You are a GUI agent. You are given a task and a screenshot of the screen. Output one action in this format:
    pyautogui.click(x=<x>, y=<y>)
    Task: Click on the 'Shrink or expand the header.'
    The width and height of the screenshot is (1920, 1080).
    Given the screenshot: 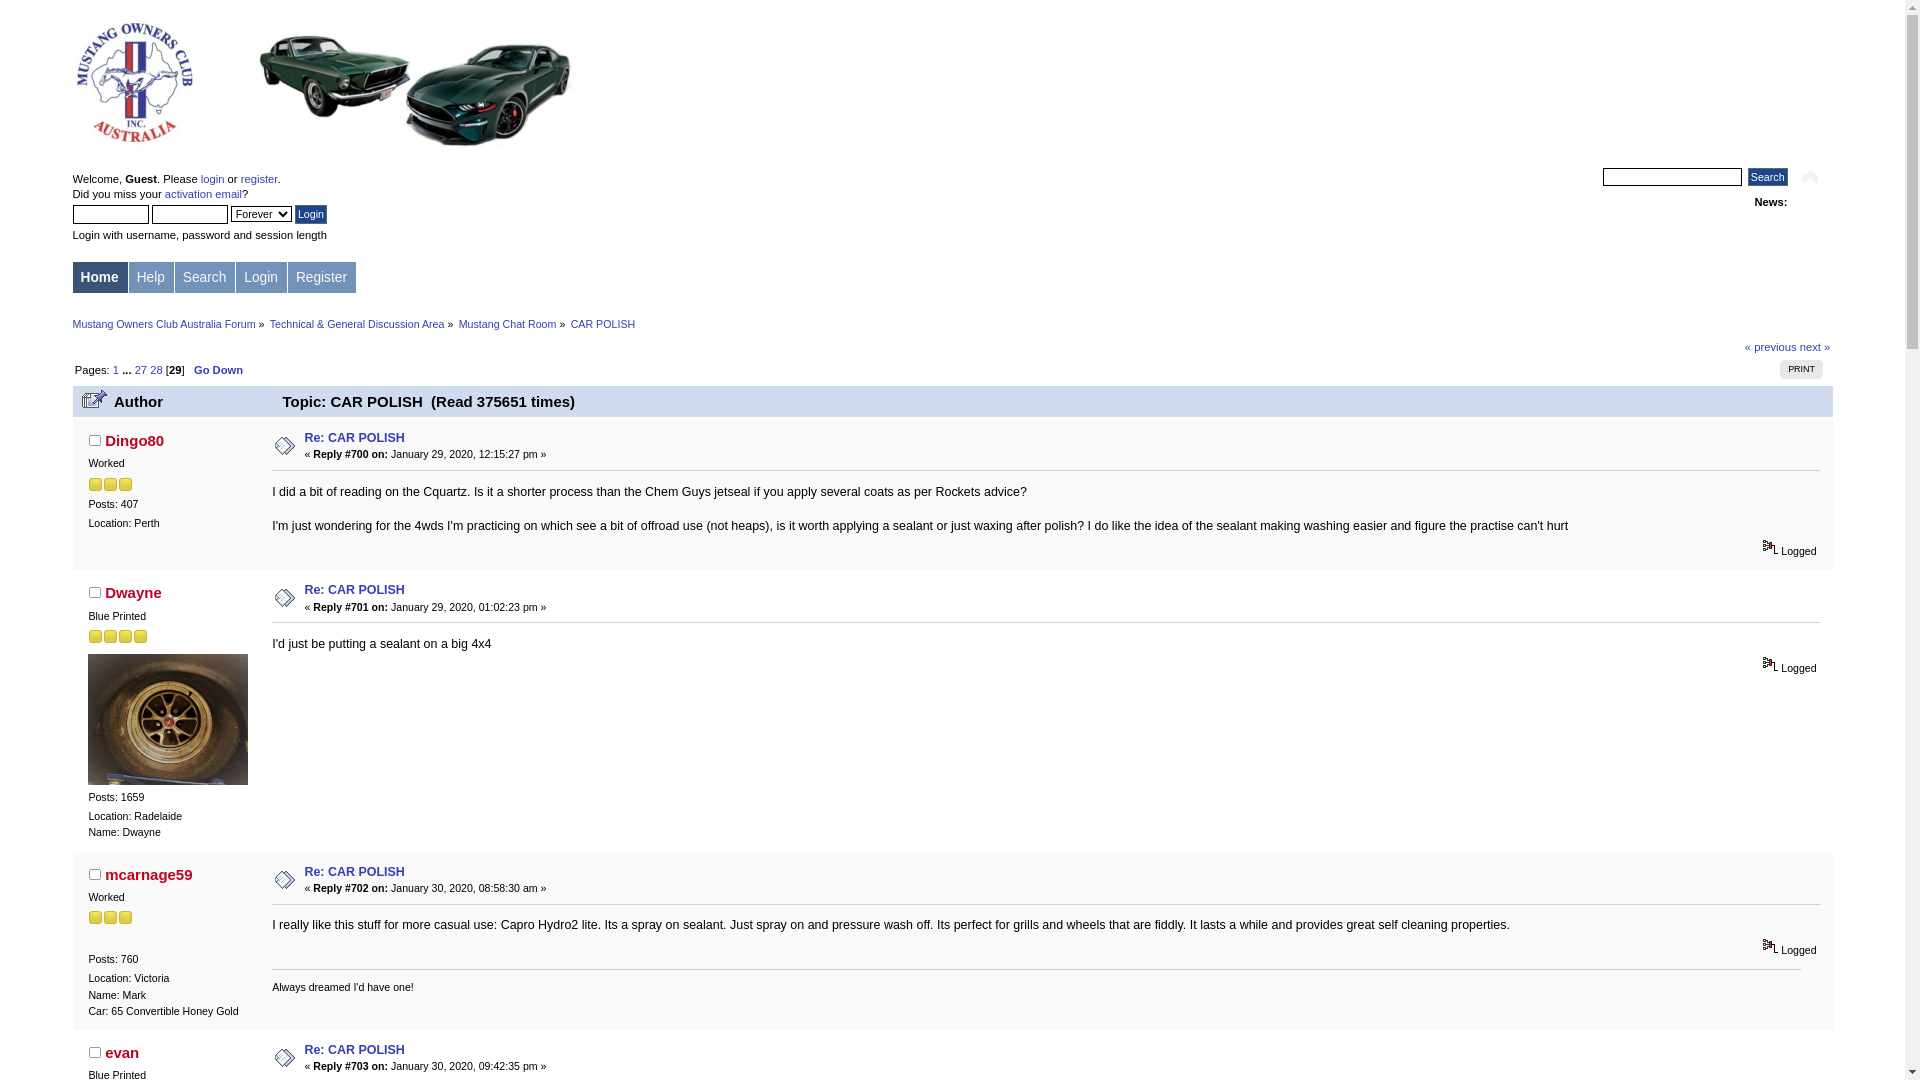 What is the action you would take?
    pyautogui.click(x=1809, y=176)
    